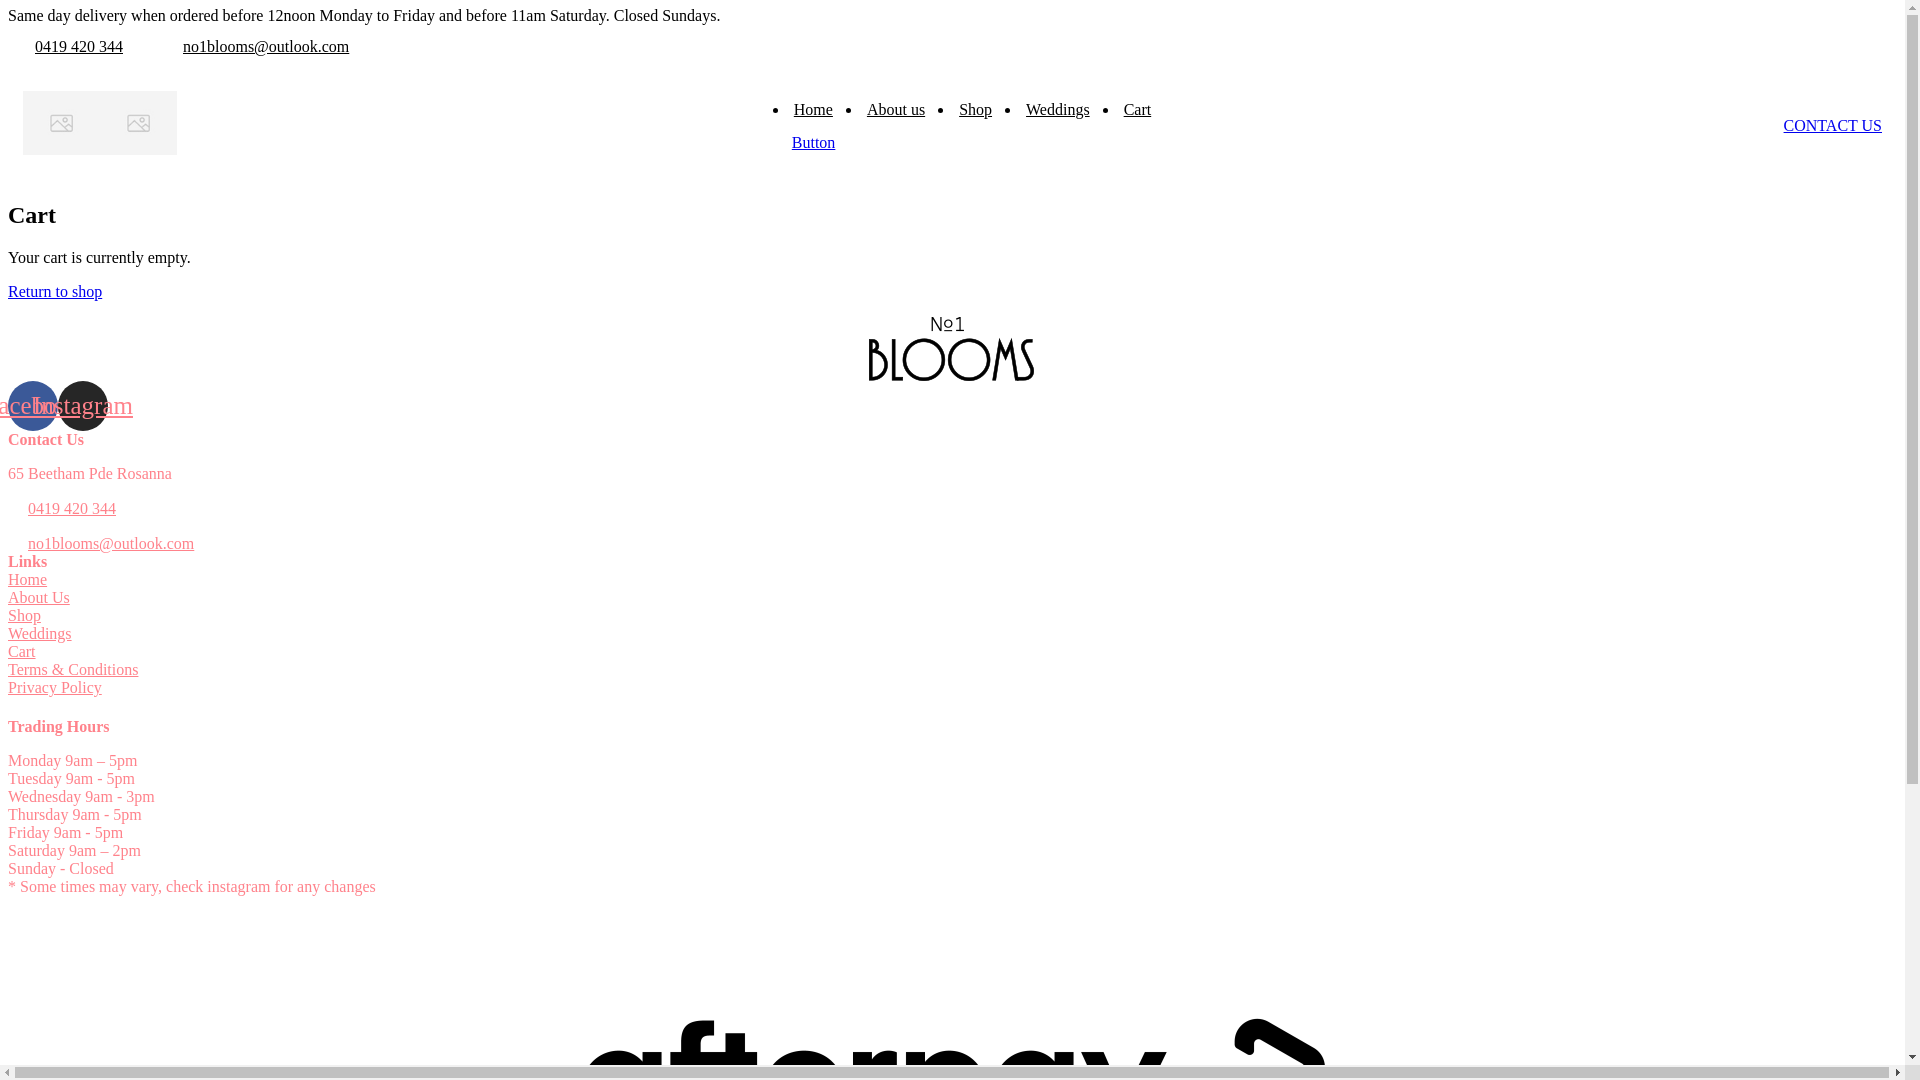 This screenshot has height=1080, width=1920. I want to click on '0419 420 344', so click(78, 45).